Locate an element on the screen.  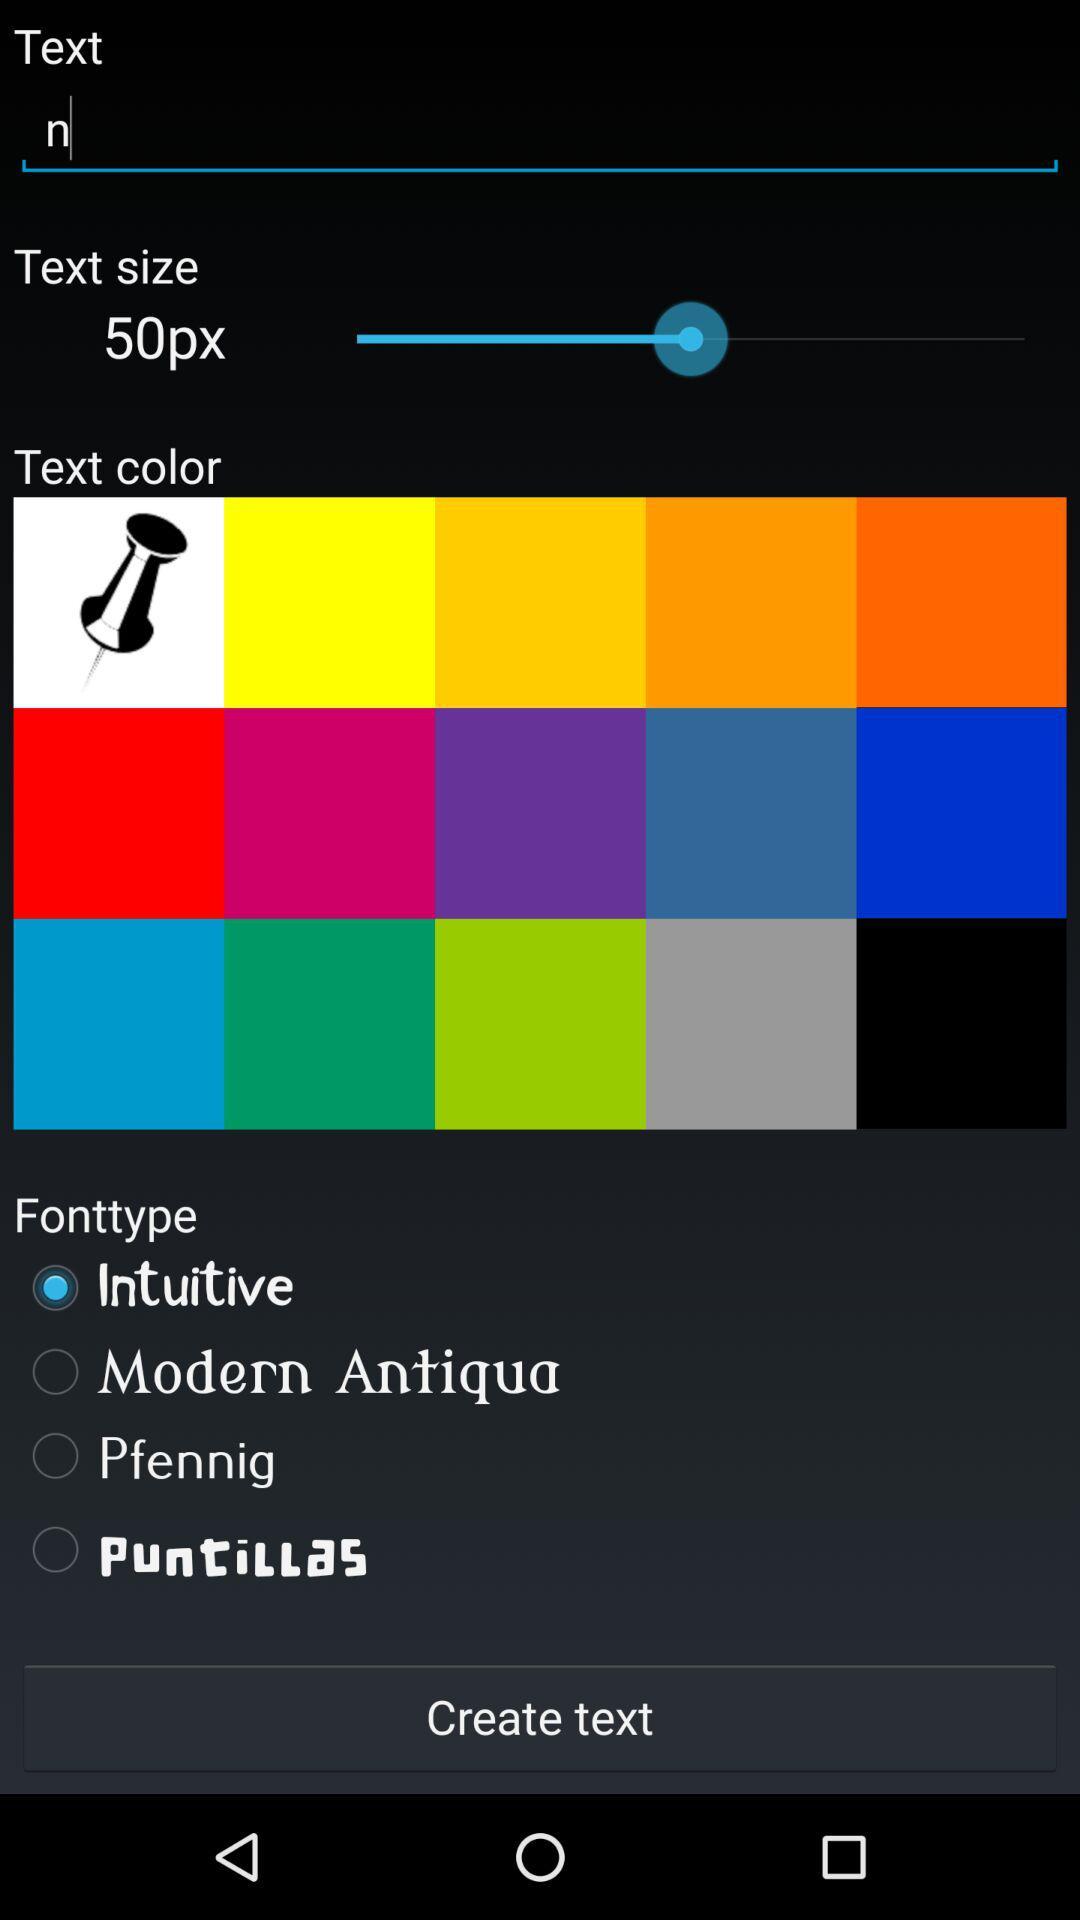
choose color is located at coordinates (118, 1024).